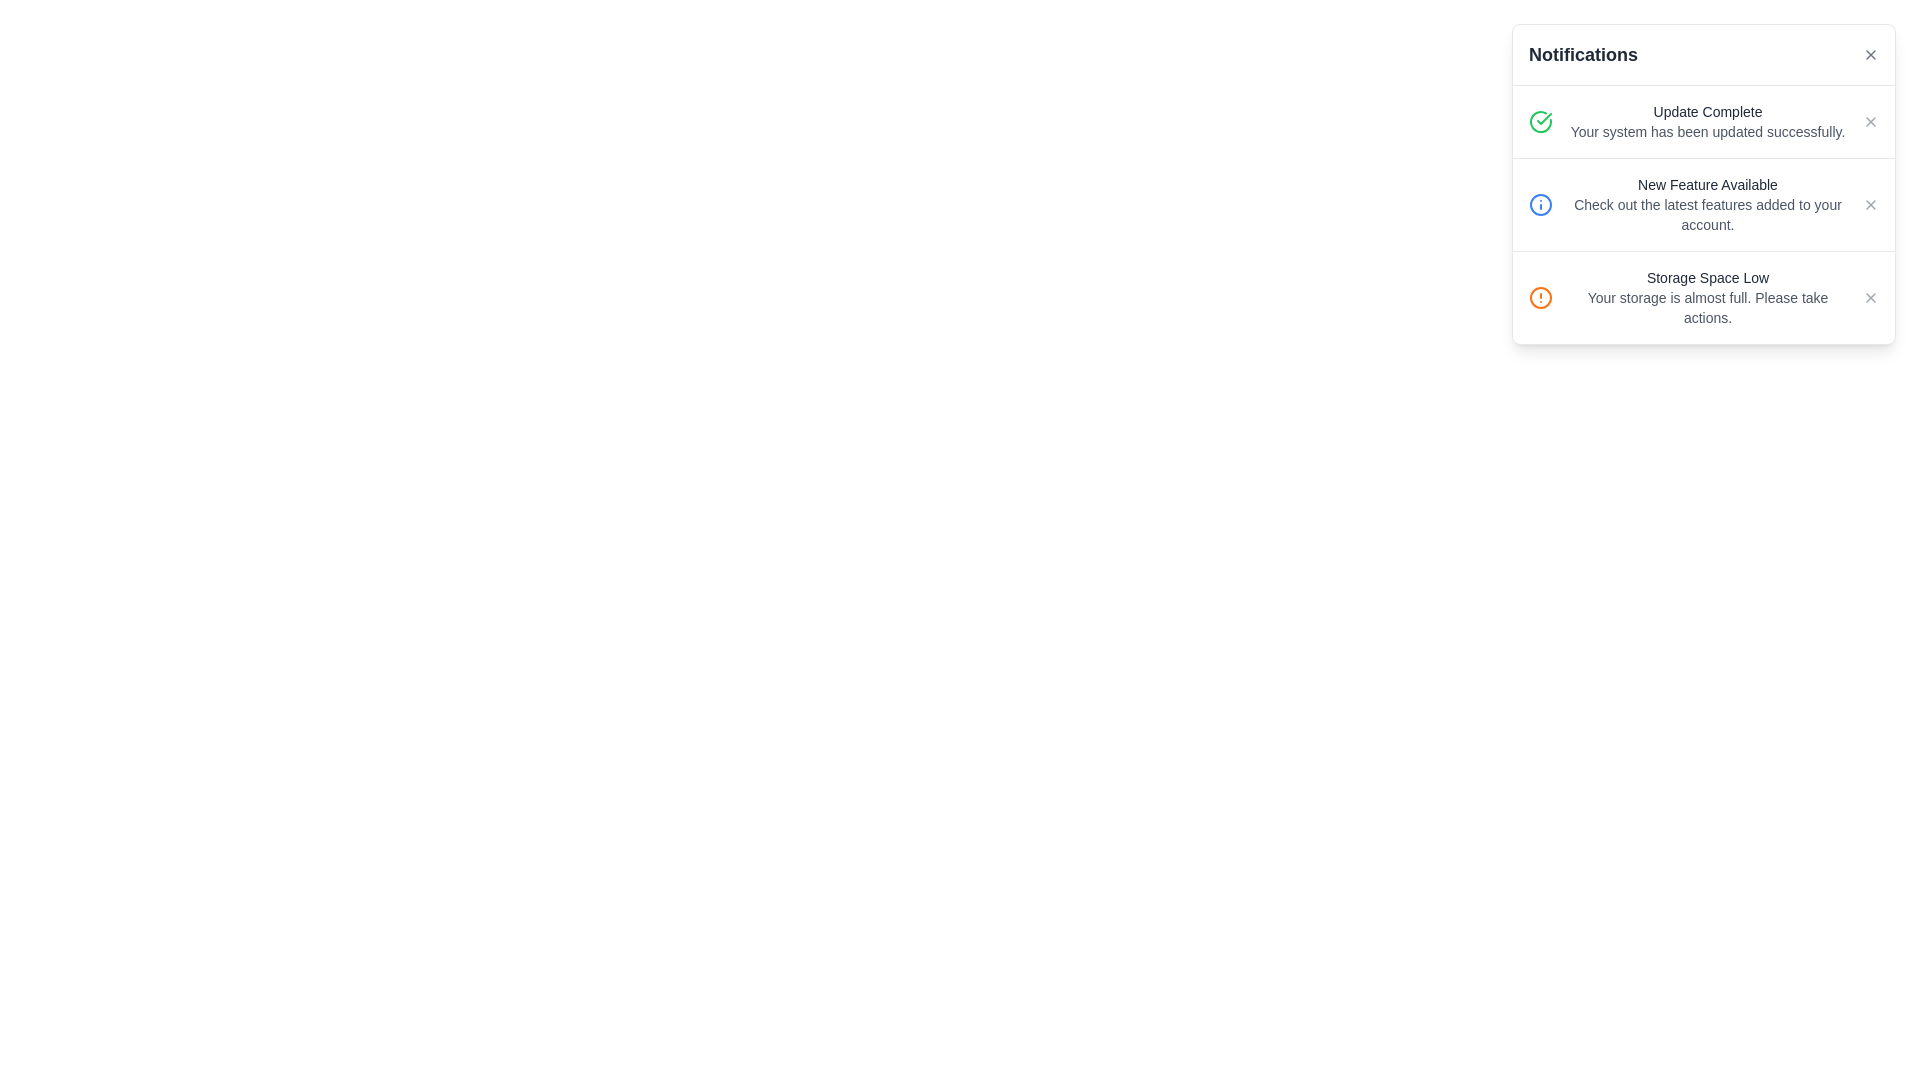 The height and width of the screenshot is (1080, 1920). Describe the element at coordinates (1707, 308) in the screenshot. I see `the text label displaying the message 'Your storage is almost full. Please take actions.' located beneath 'Storage Space Low' and adjacent to an orange warning icon` at that location.